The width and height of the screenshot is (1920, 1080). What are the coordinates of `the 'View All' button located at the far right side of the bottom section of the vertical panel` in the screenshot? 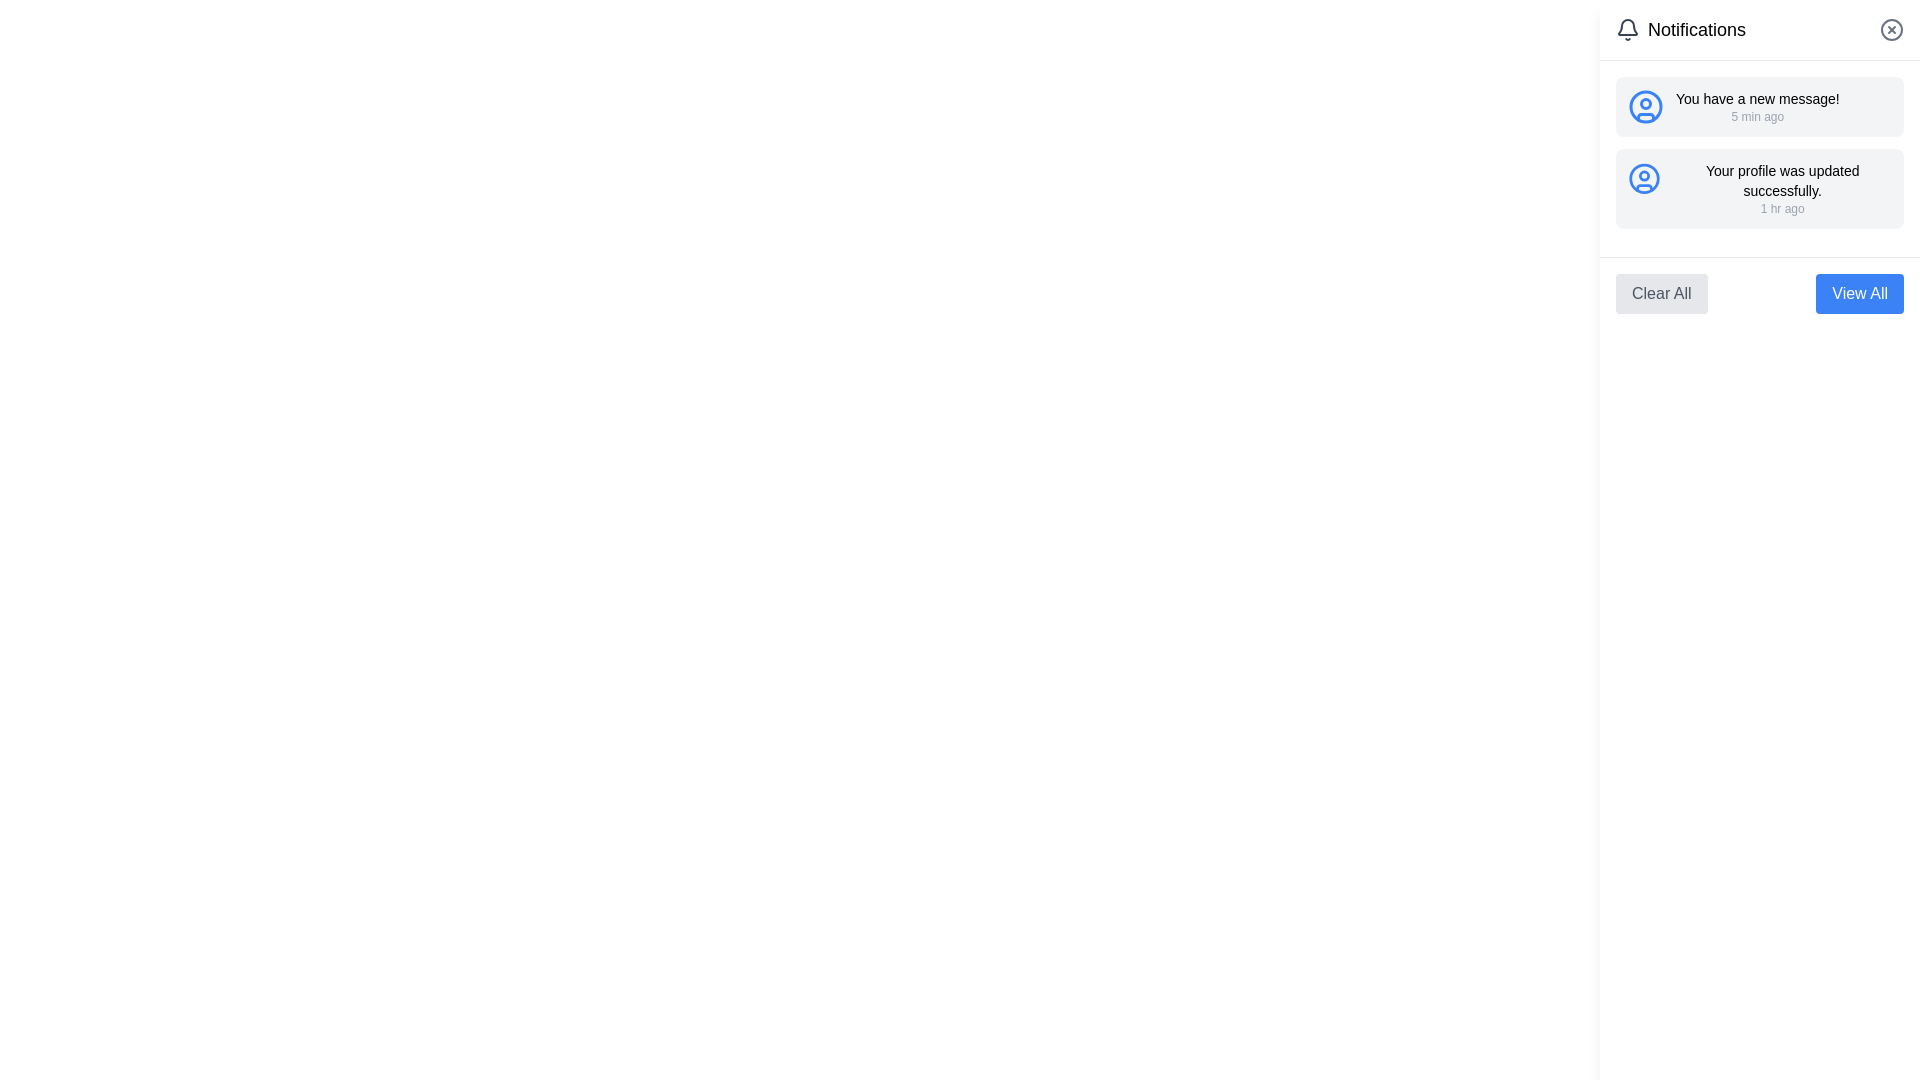 It's located at (1859, 293).